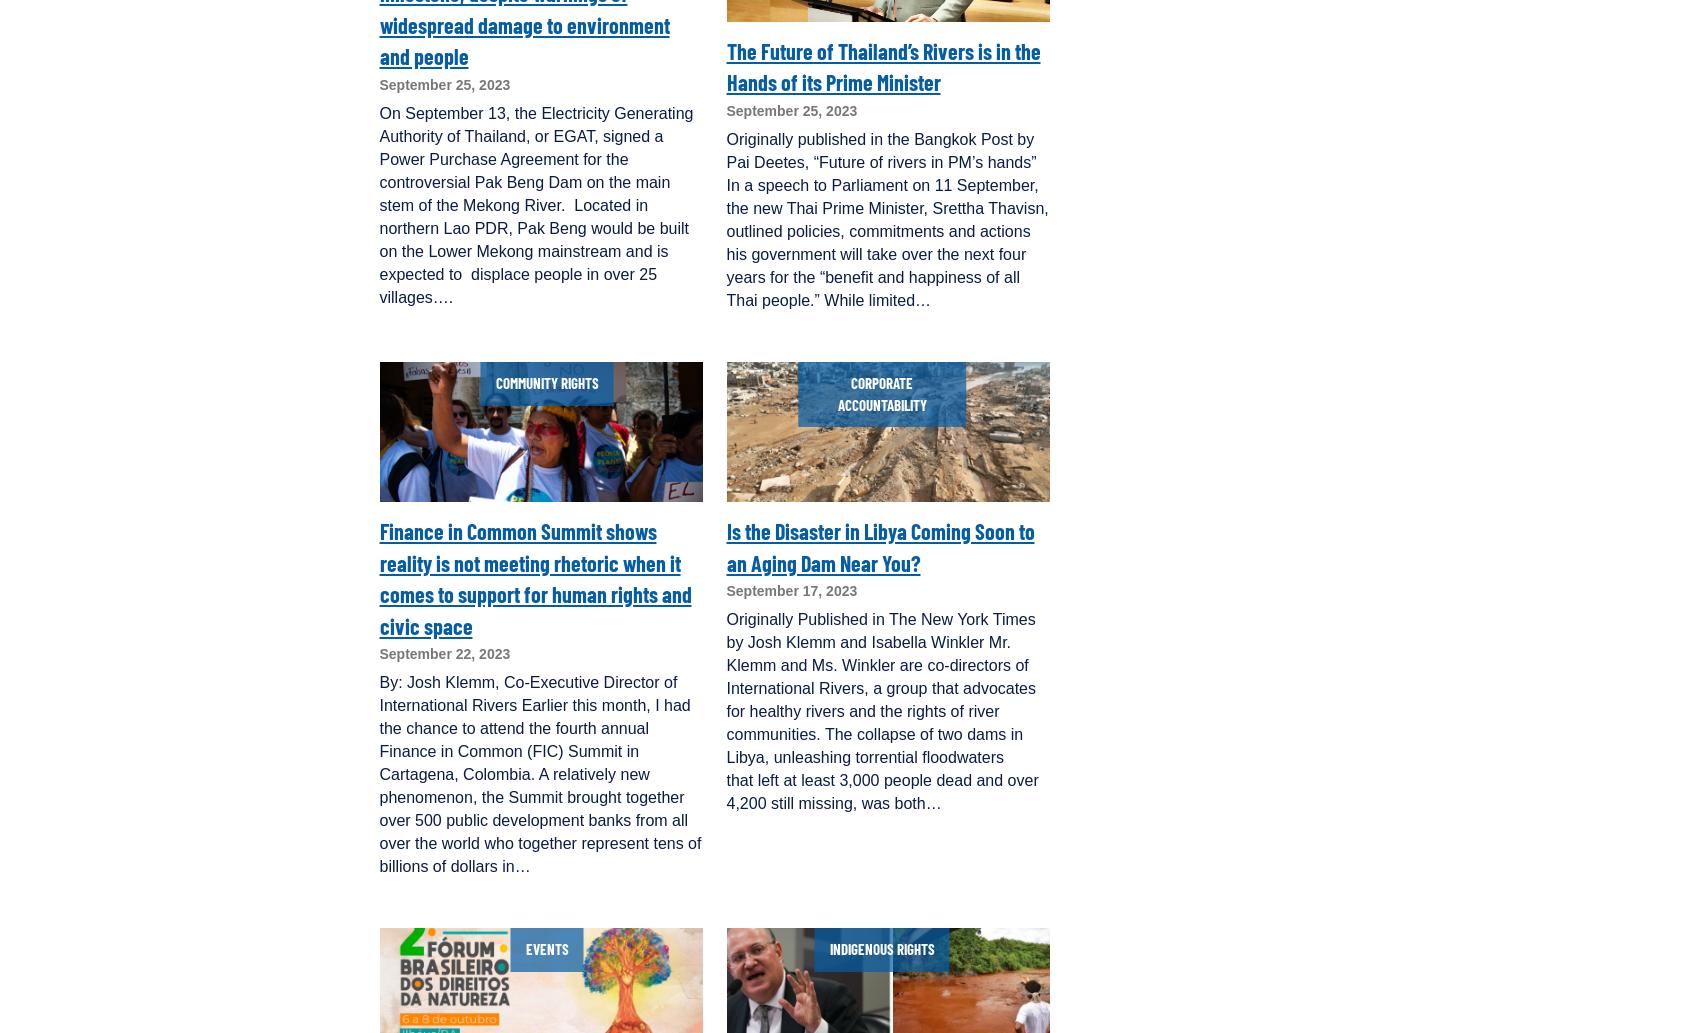  Describe the element at coordinates (880, 711) in the screenshot. I see `'Originally Published in The New York Times by Josh Klemm and Isabella Winkler Mr. Klemm and Ms. Winkler are co-directors of International Rivers, a group that advocates for healthy rivers and the rights of river communities. The collapse of two dams in Libya, unleashing torrential floodwaters that left at least 3,000 people dead and over 4,200 still missing, was both…'` at that location.